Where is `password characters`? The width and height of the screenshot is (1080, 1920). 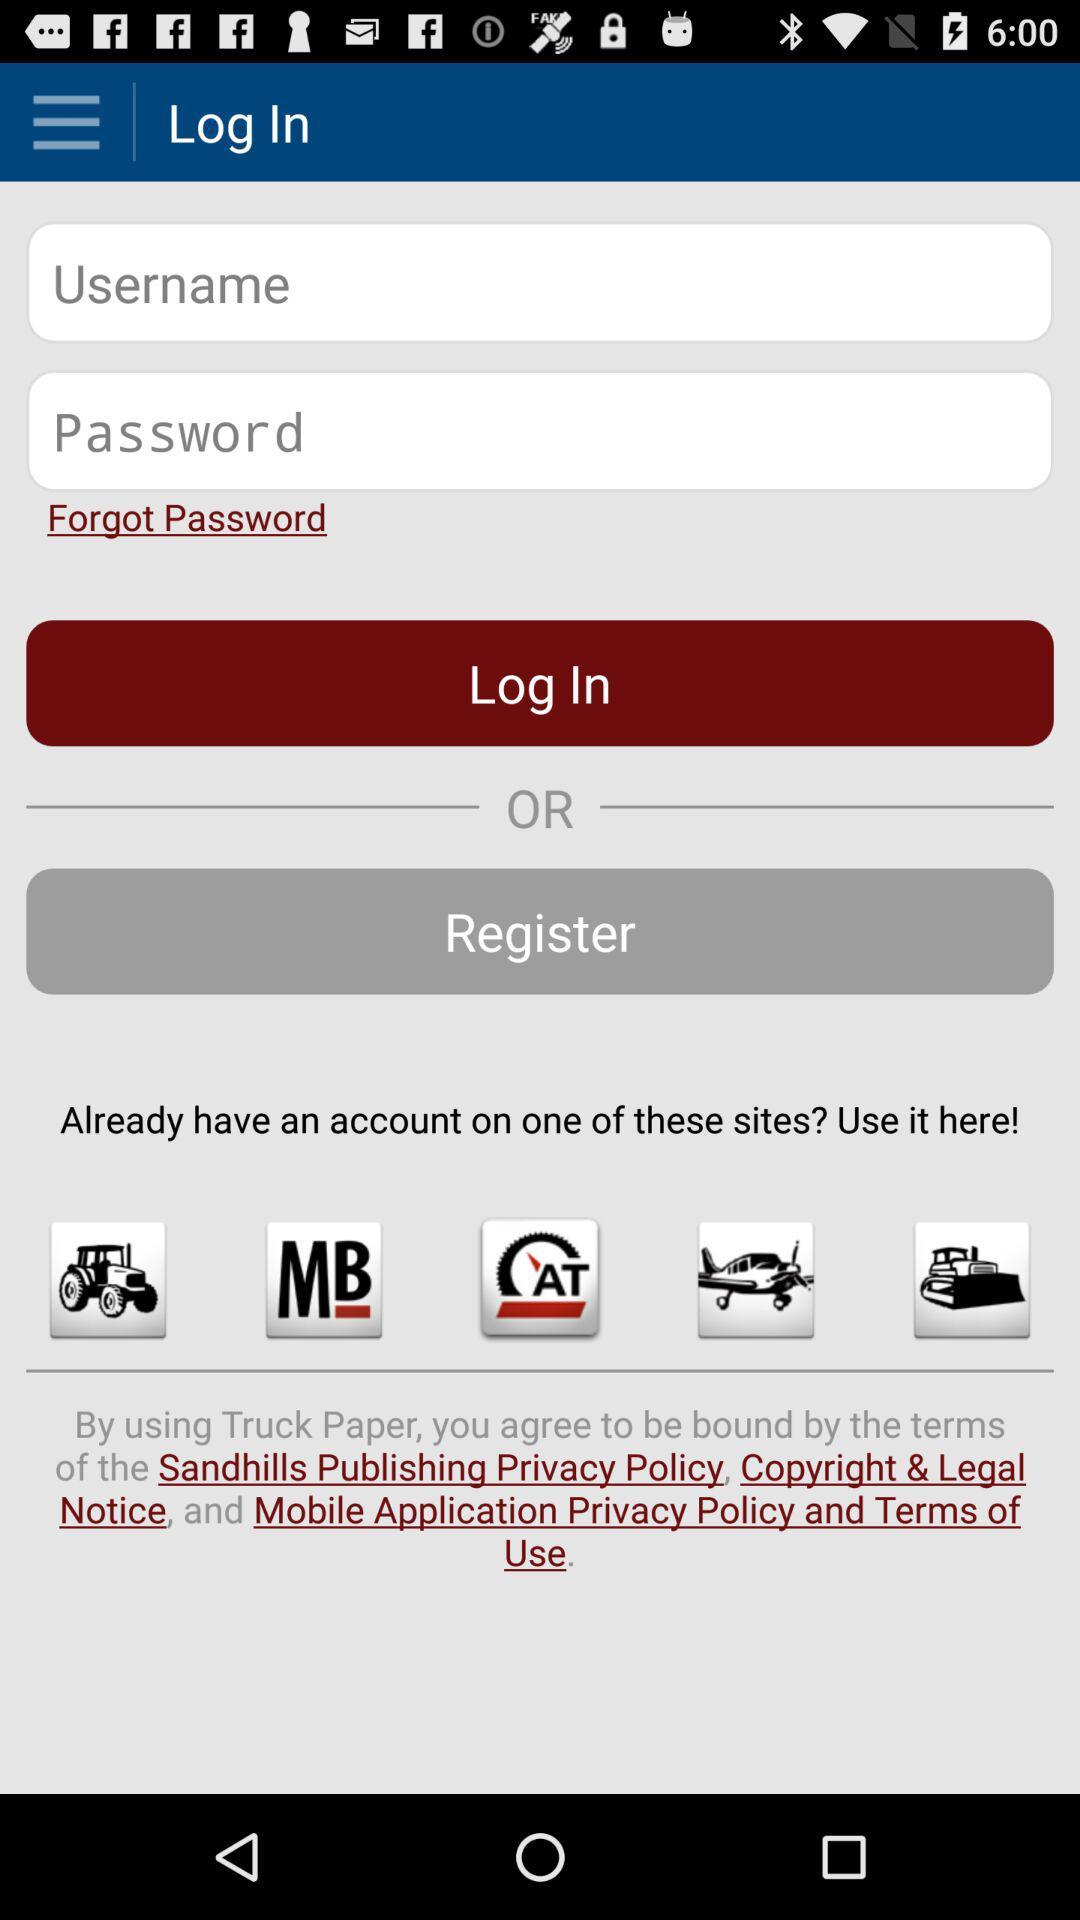 password characters is located at coordinates (540, 429).